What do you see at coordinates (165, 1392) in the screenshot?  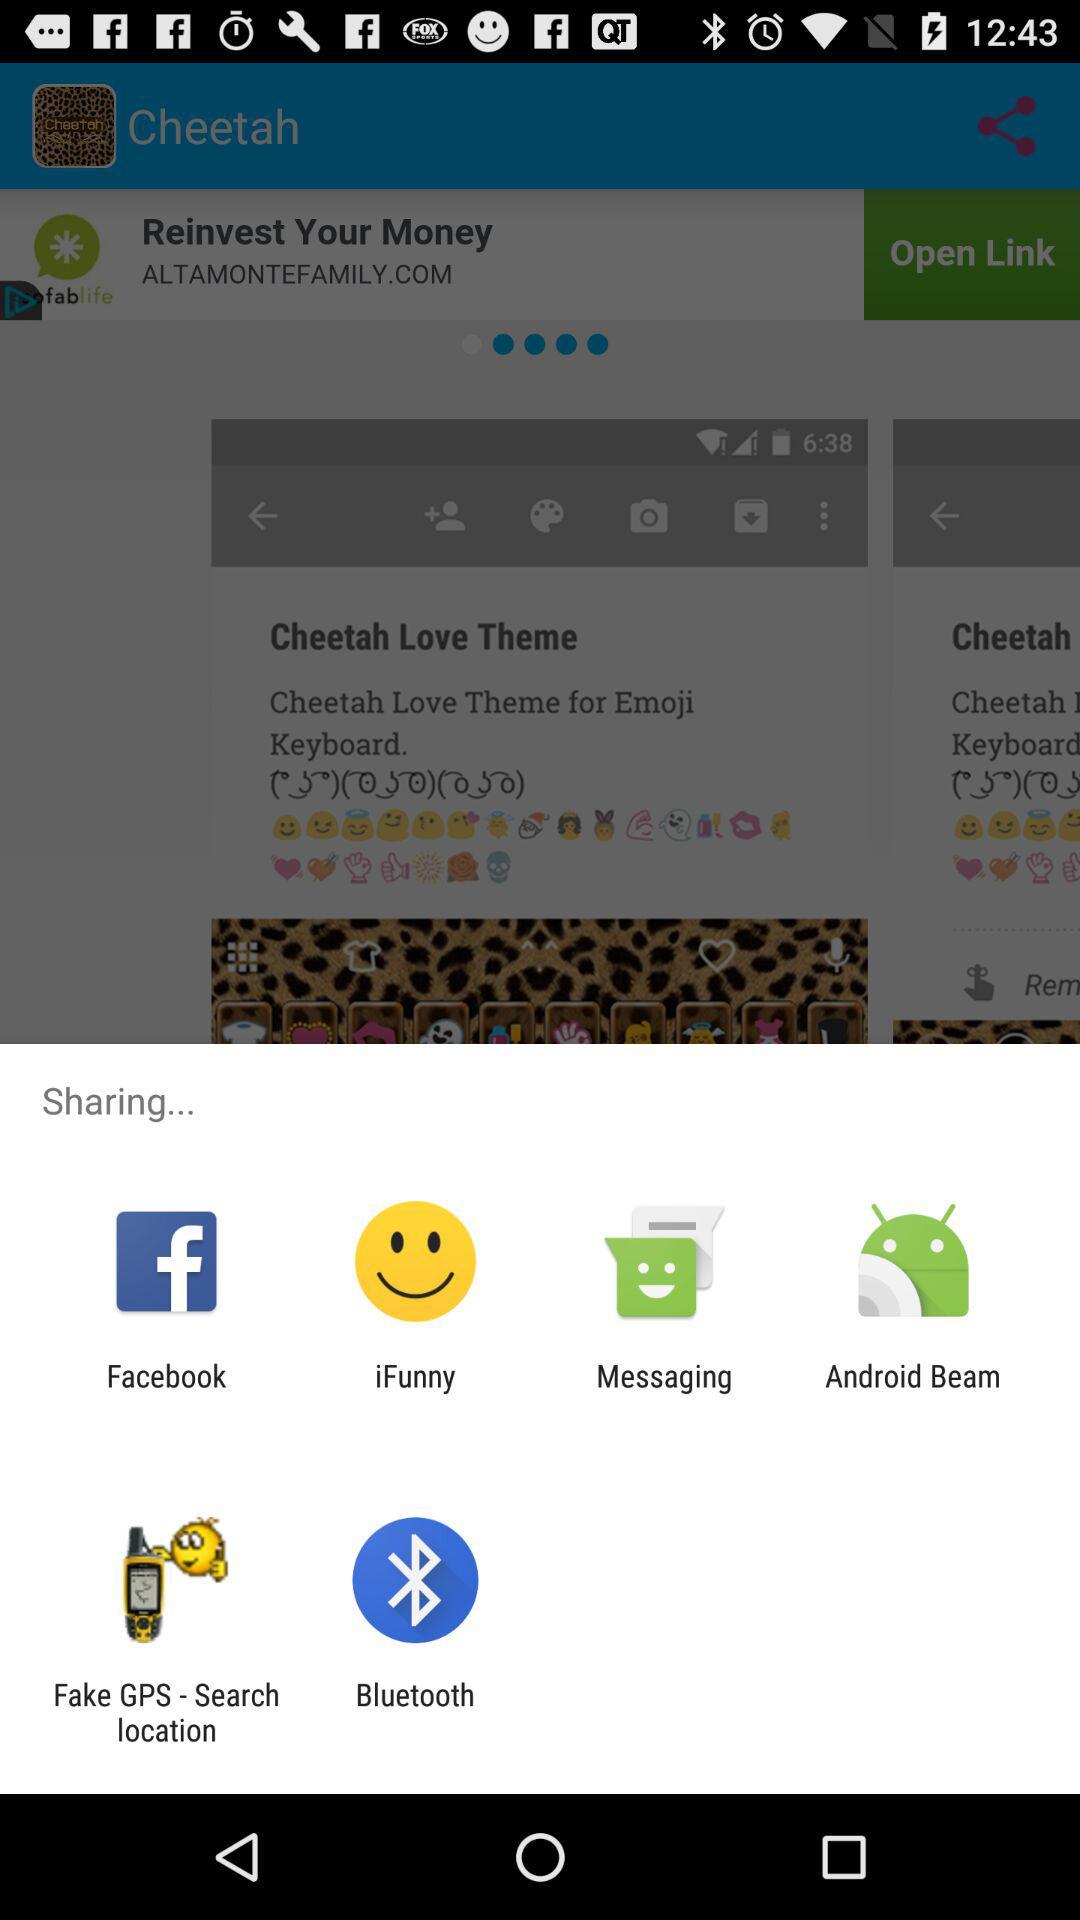 I see `facebook icon` at bounding box center [165, 1392].